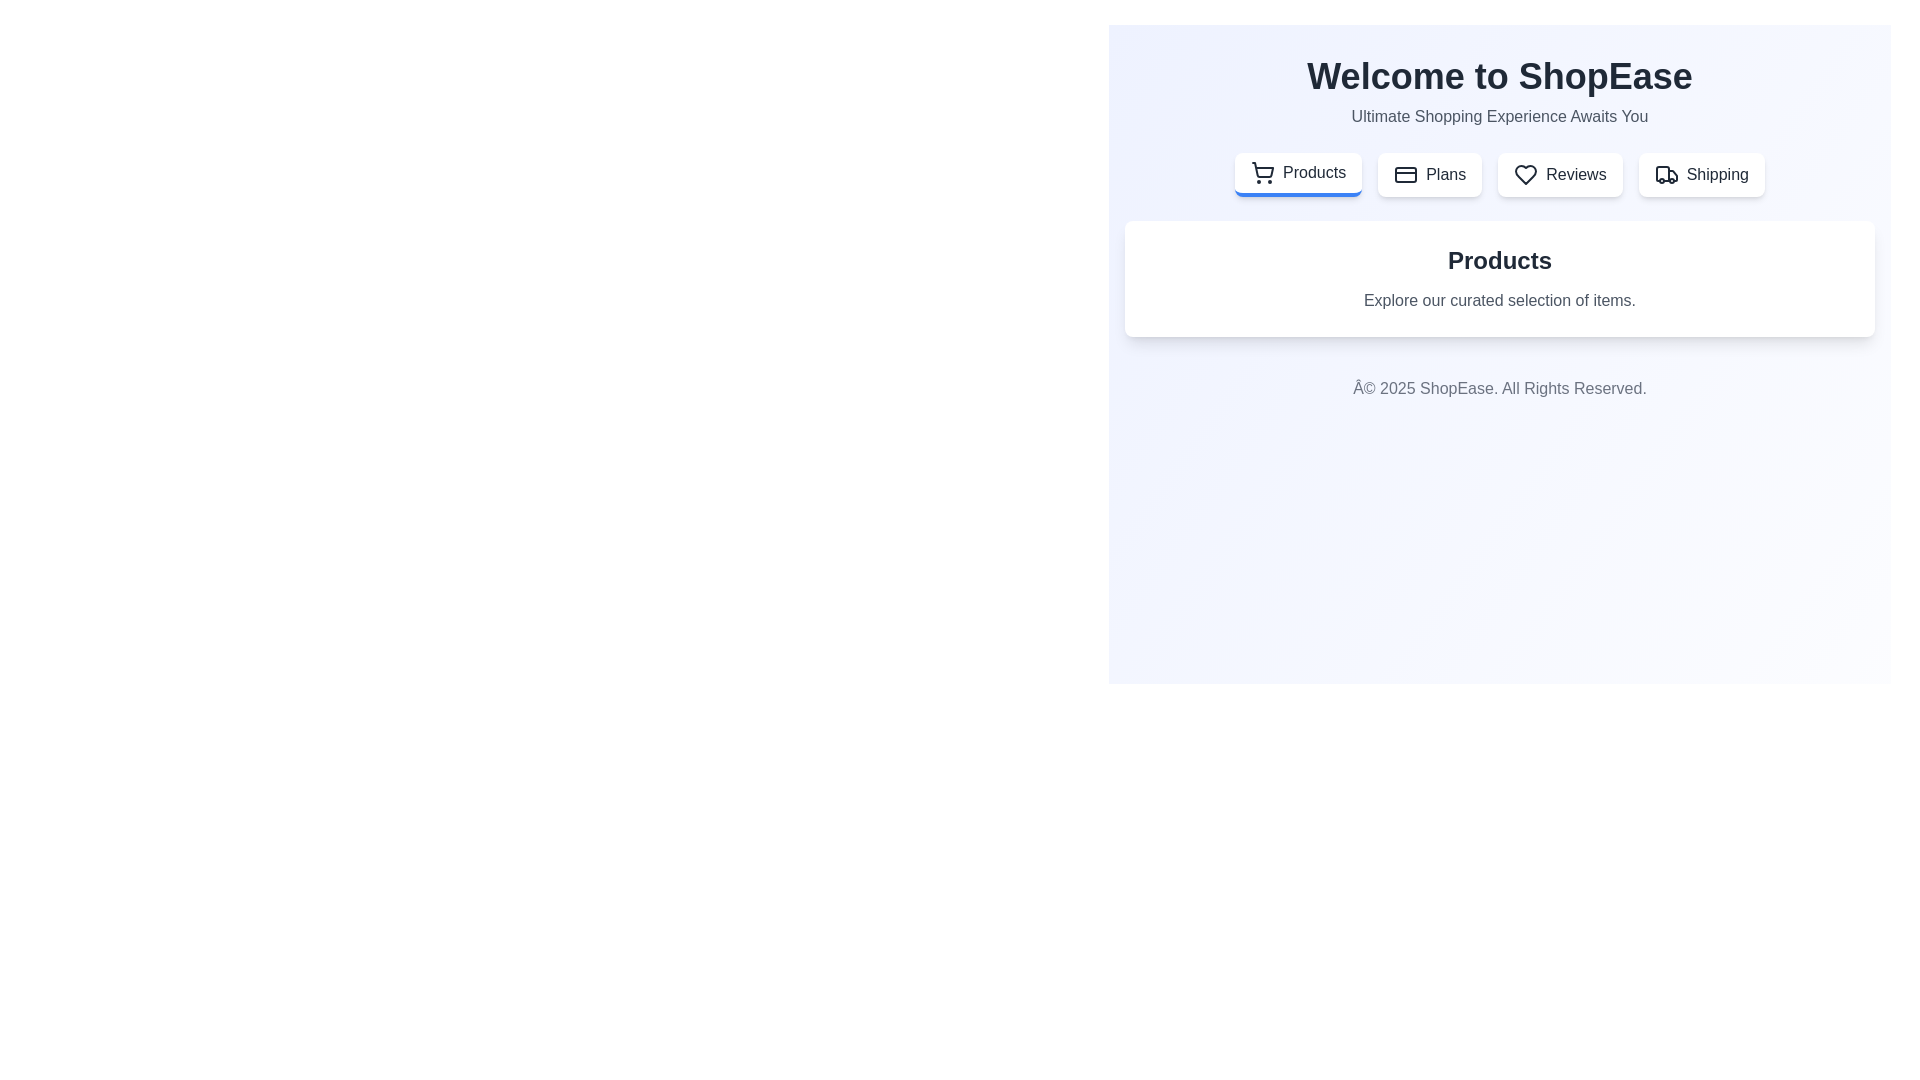 This screenshot has height=1080, width=1920. I want to click on the static text label that says 'Ultimate Shopping Experience Awaits You', which is positioned directly below the title 'Welcome to ShopEase', so click(1499, 116).